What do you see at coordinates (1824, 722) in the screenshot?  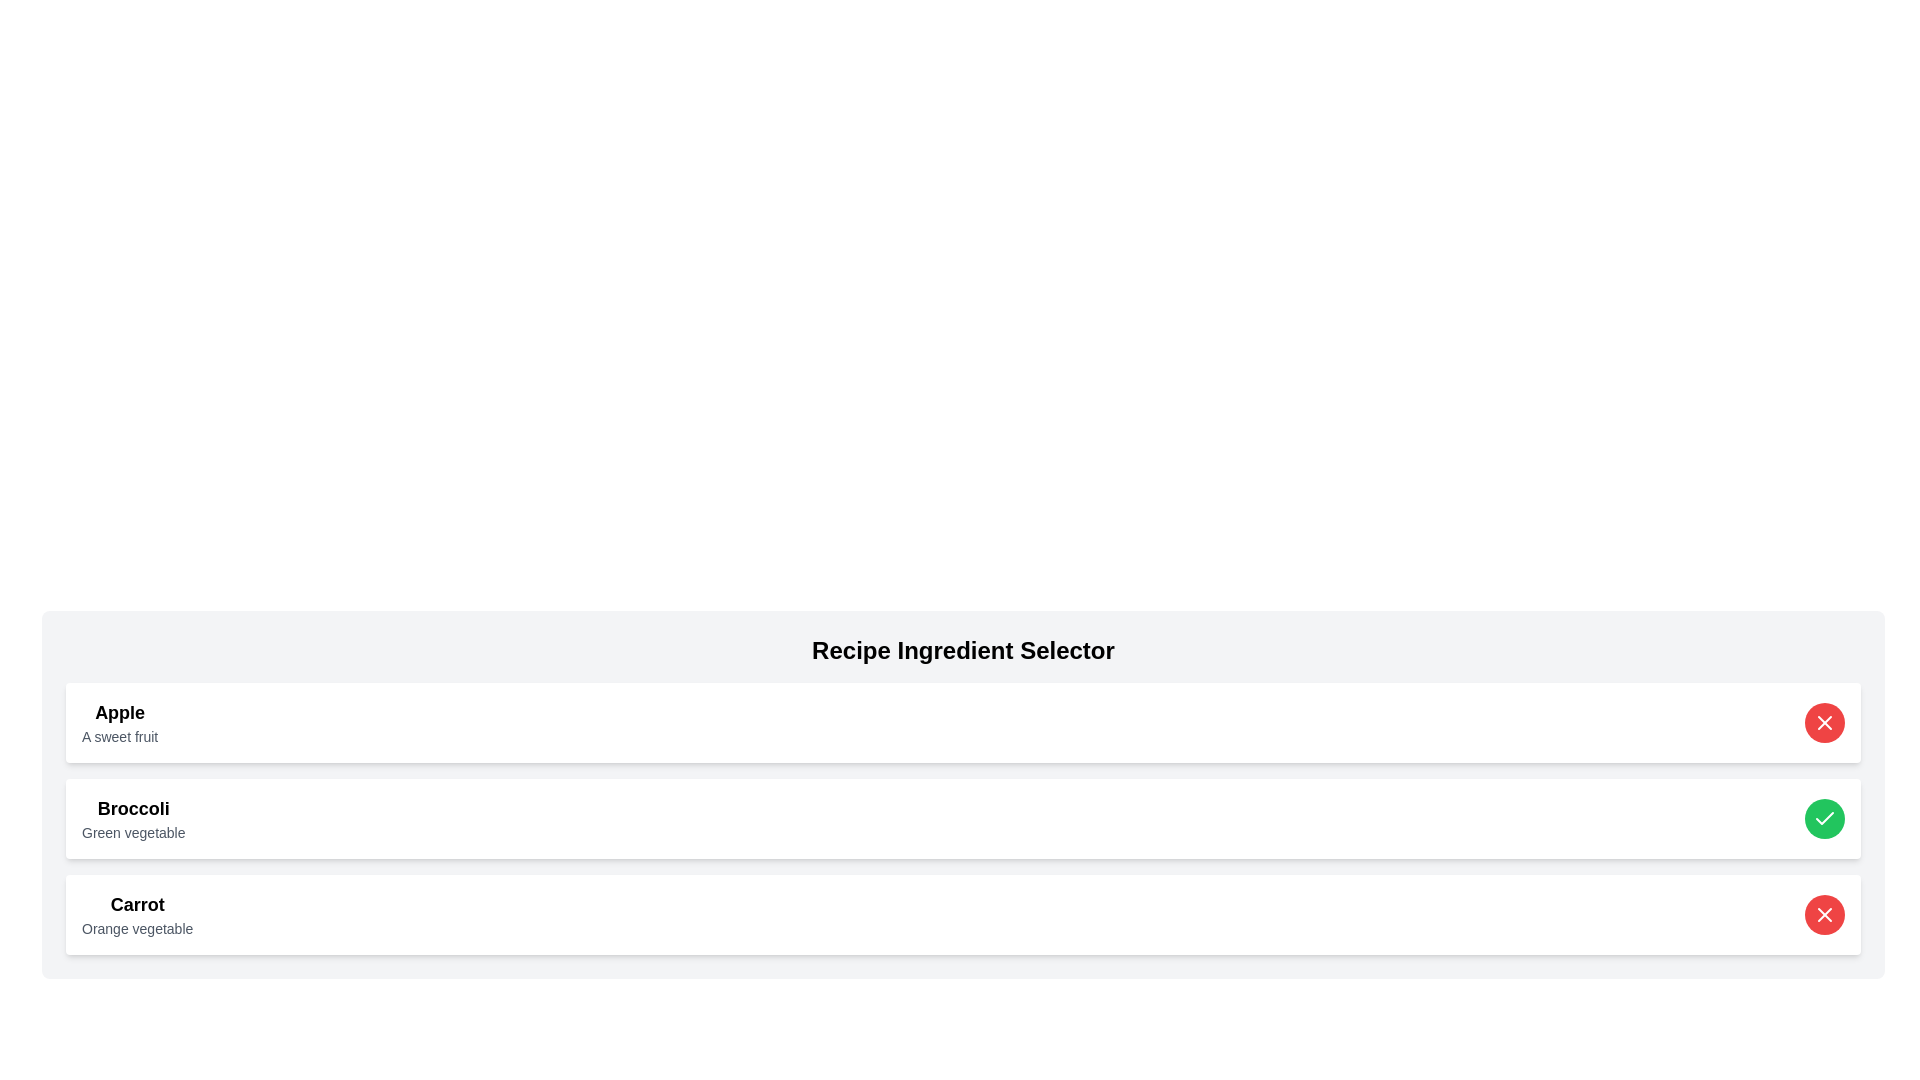 I see `the icon located to the far right of the 'Apple' list item` at bounding box center [1824, 722].